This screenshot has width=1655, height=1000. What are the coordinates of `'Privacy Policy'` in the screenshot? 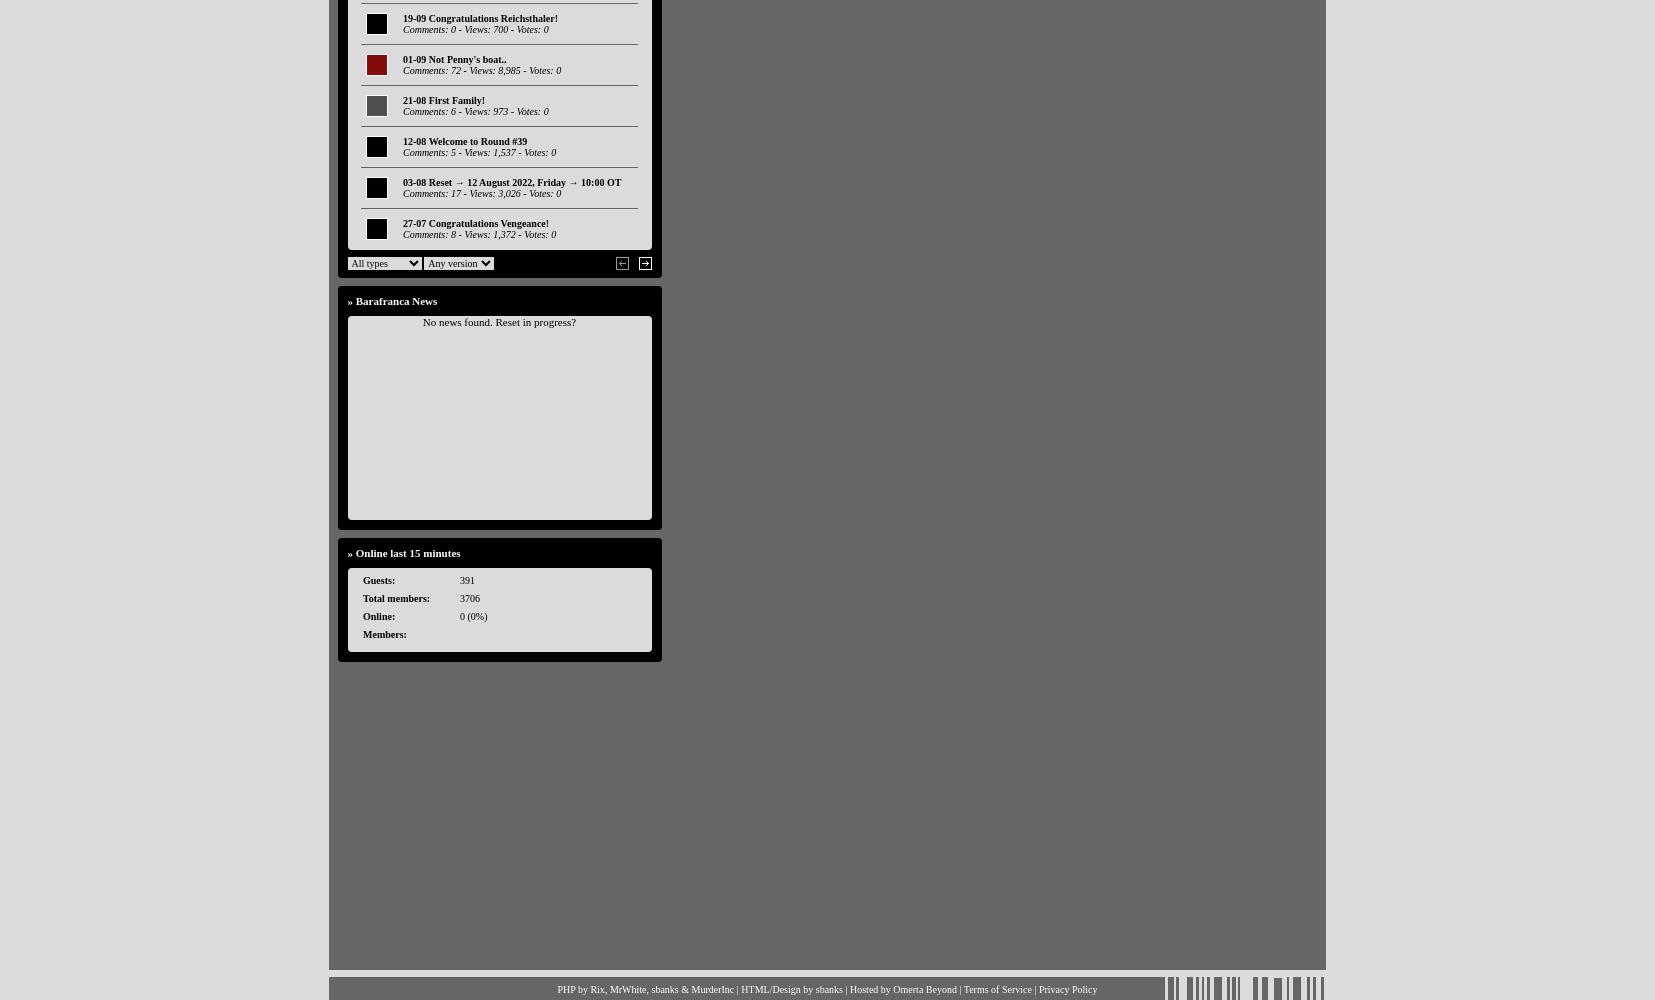 It's located at (1067, 987).